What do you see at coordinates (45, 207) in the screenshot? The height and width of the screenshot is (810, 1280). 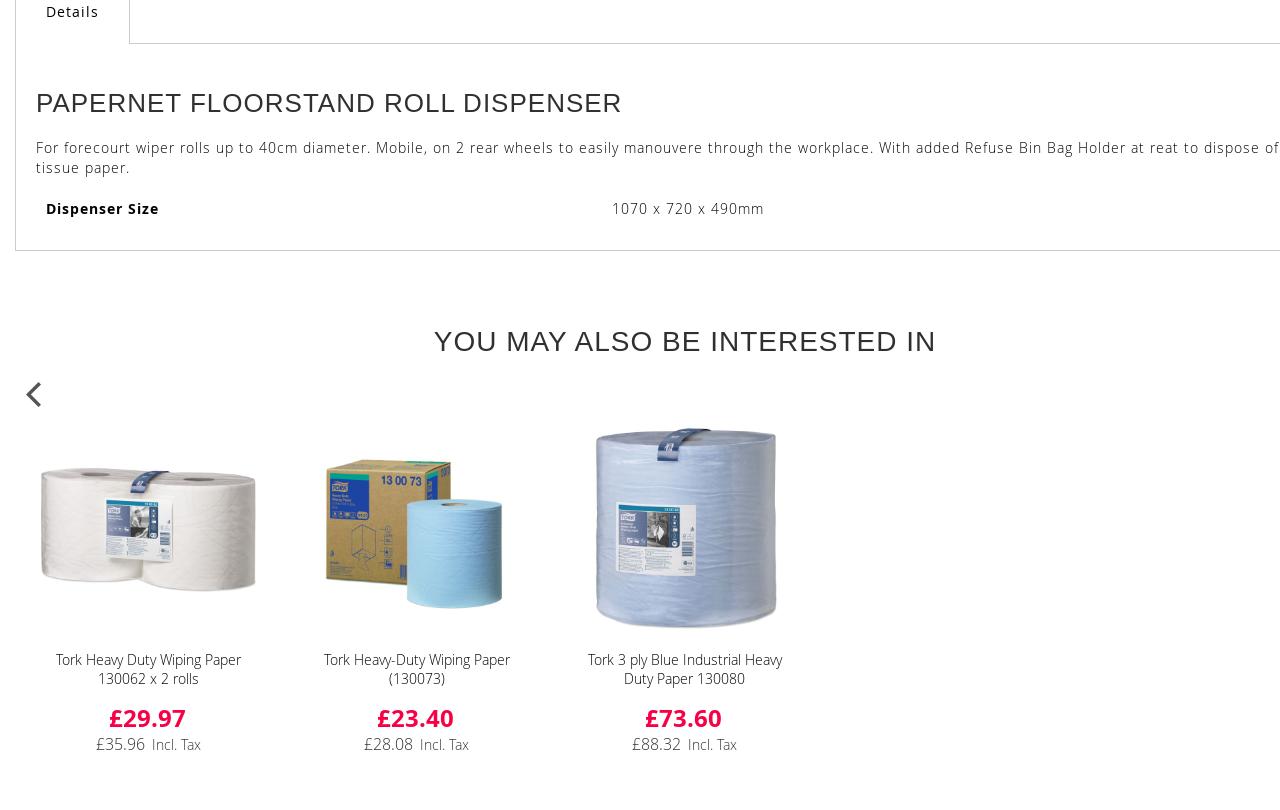 I see `'Dispenser Size'` at bounding box center [45, 207].